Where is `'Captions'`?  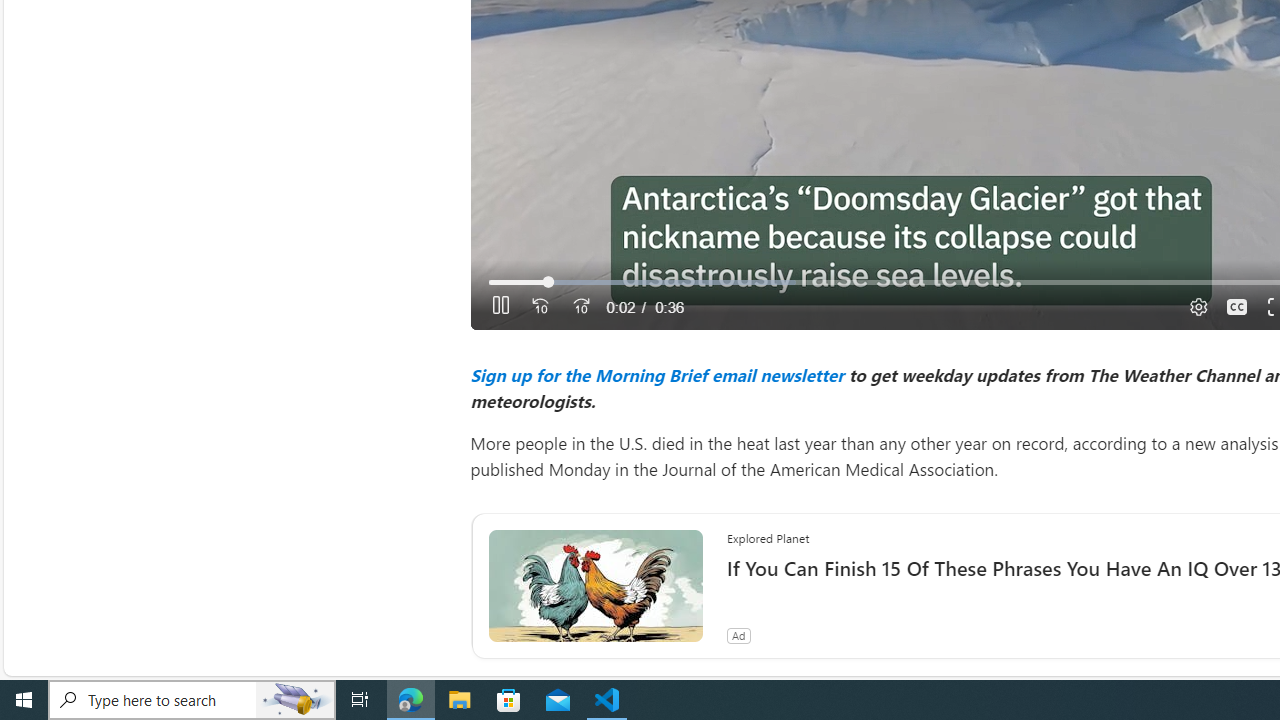
'Captions' is located at coordinates (1235, 306).